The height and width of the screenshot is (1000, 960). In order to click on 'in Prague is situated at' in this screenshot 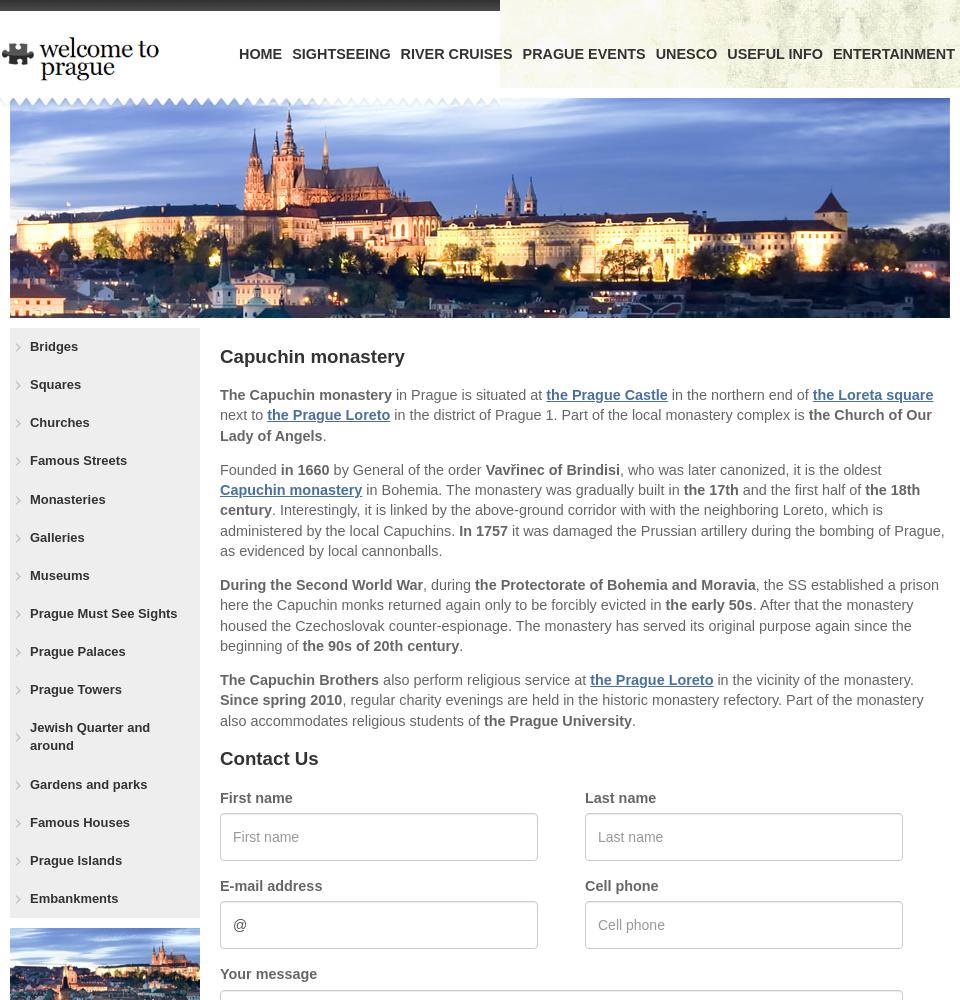, I will do `click(468, 395)`.